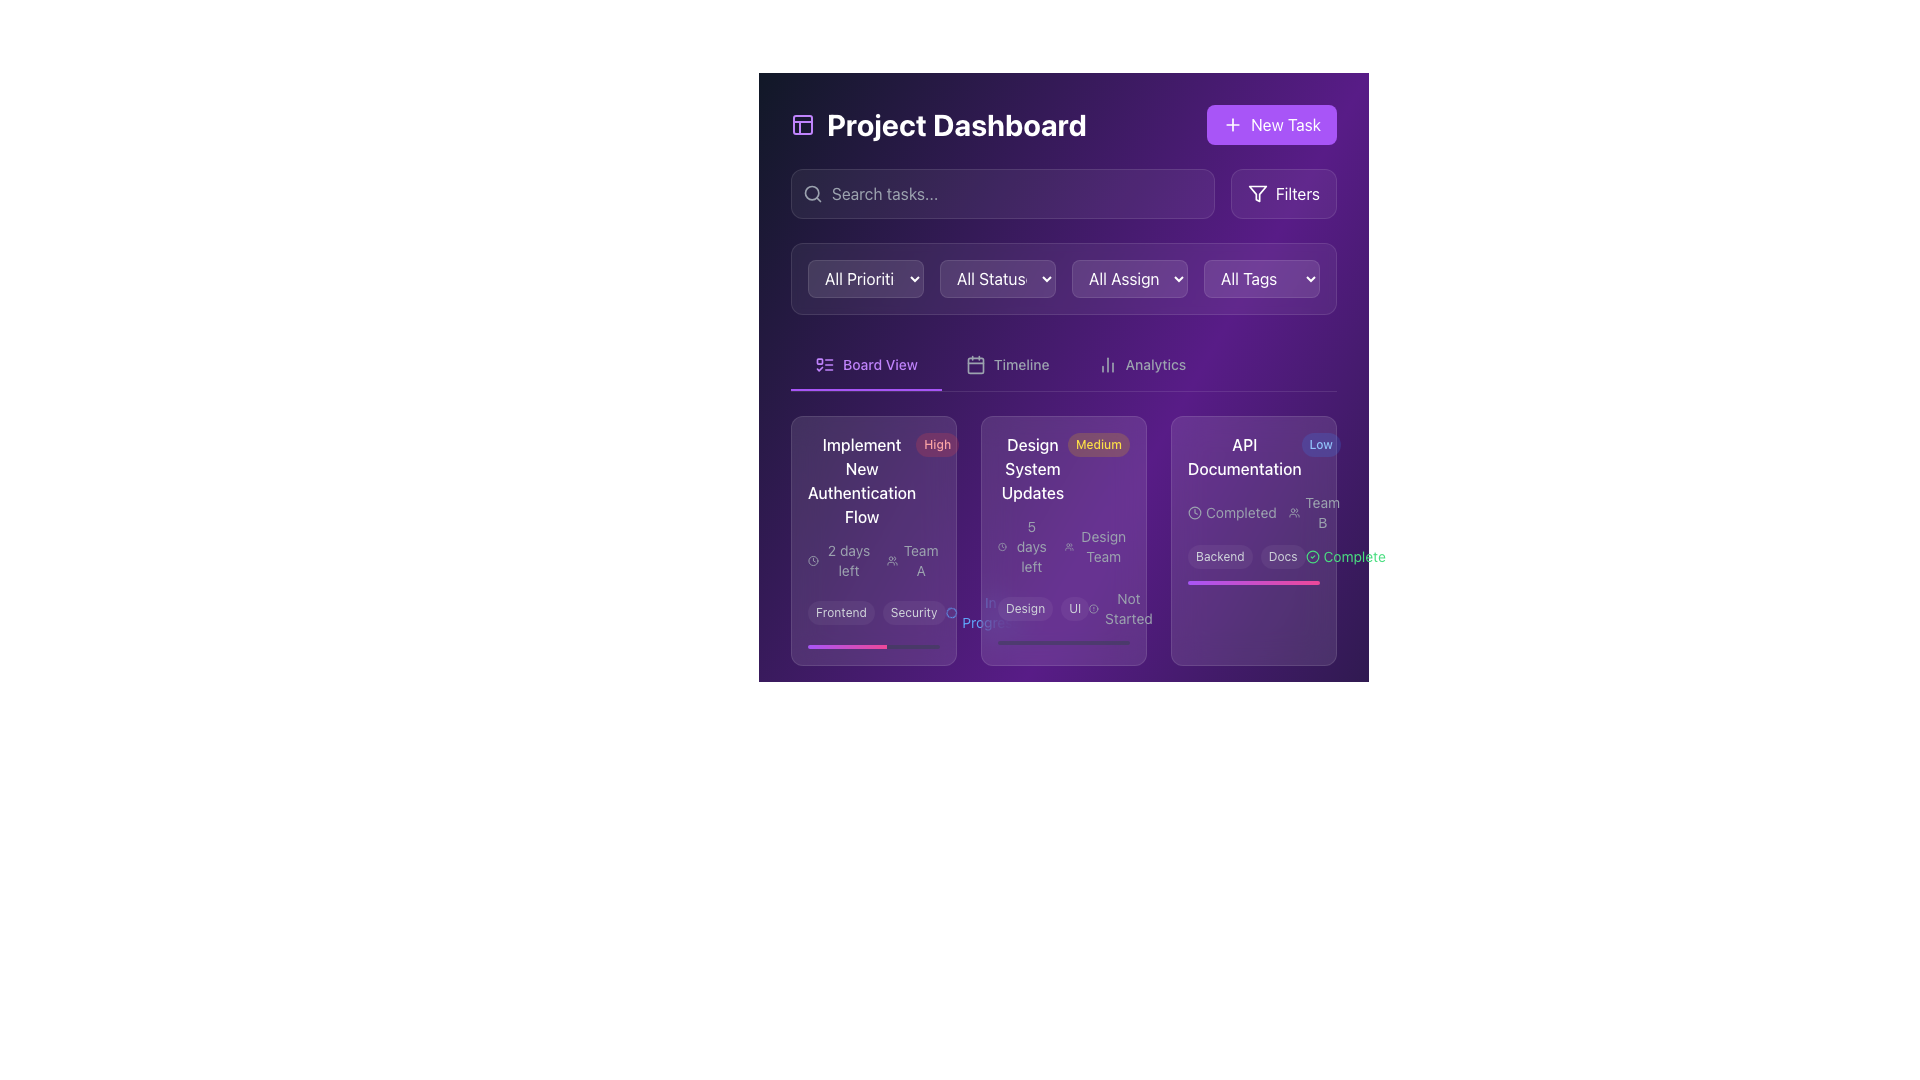 Image resolution: width=1920 pixels, height=1080 pixels. Describe the element at coordinates (873, 560) in the screenshot. I see `the information display component that shows the deadline (2 days left) and the assigned team (Team A) within the card titled 'Implement New Authentication Flow'` at that location.